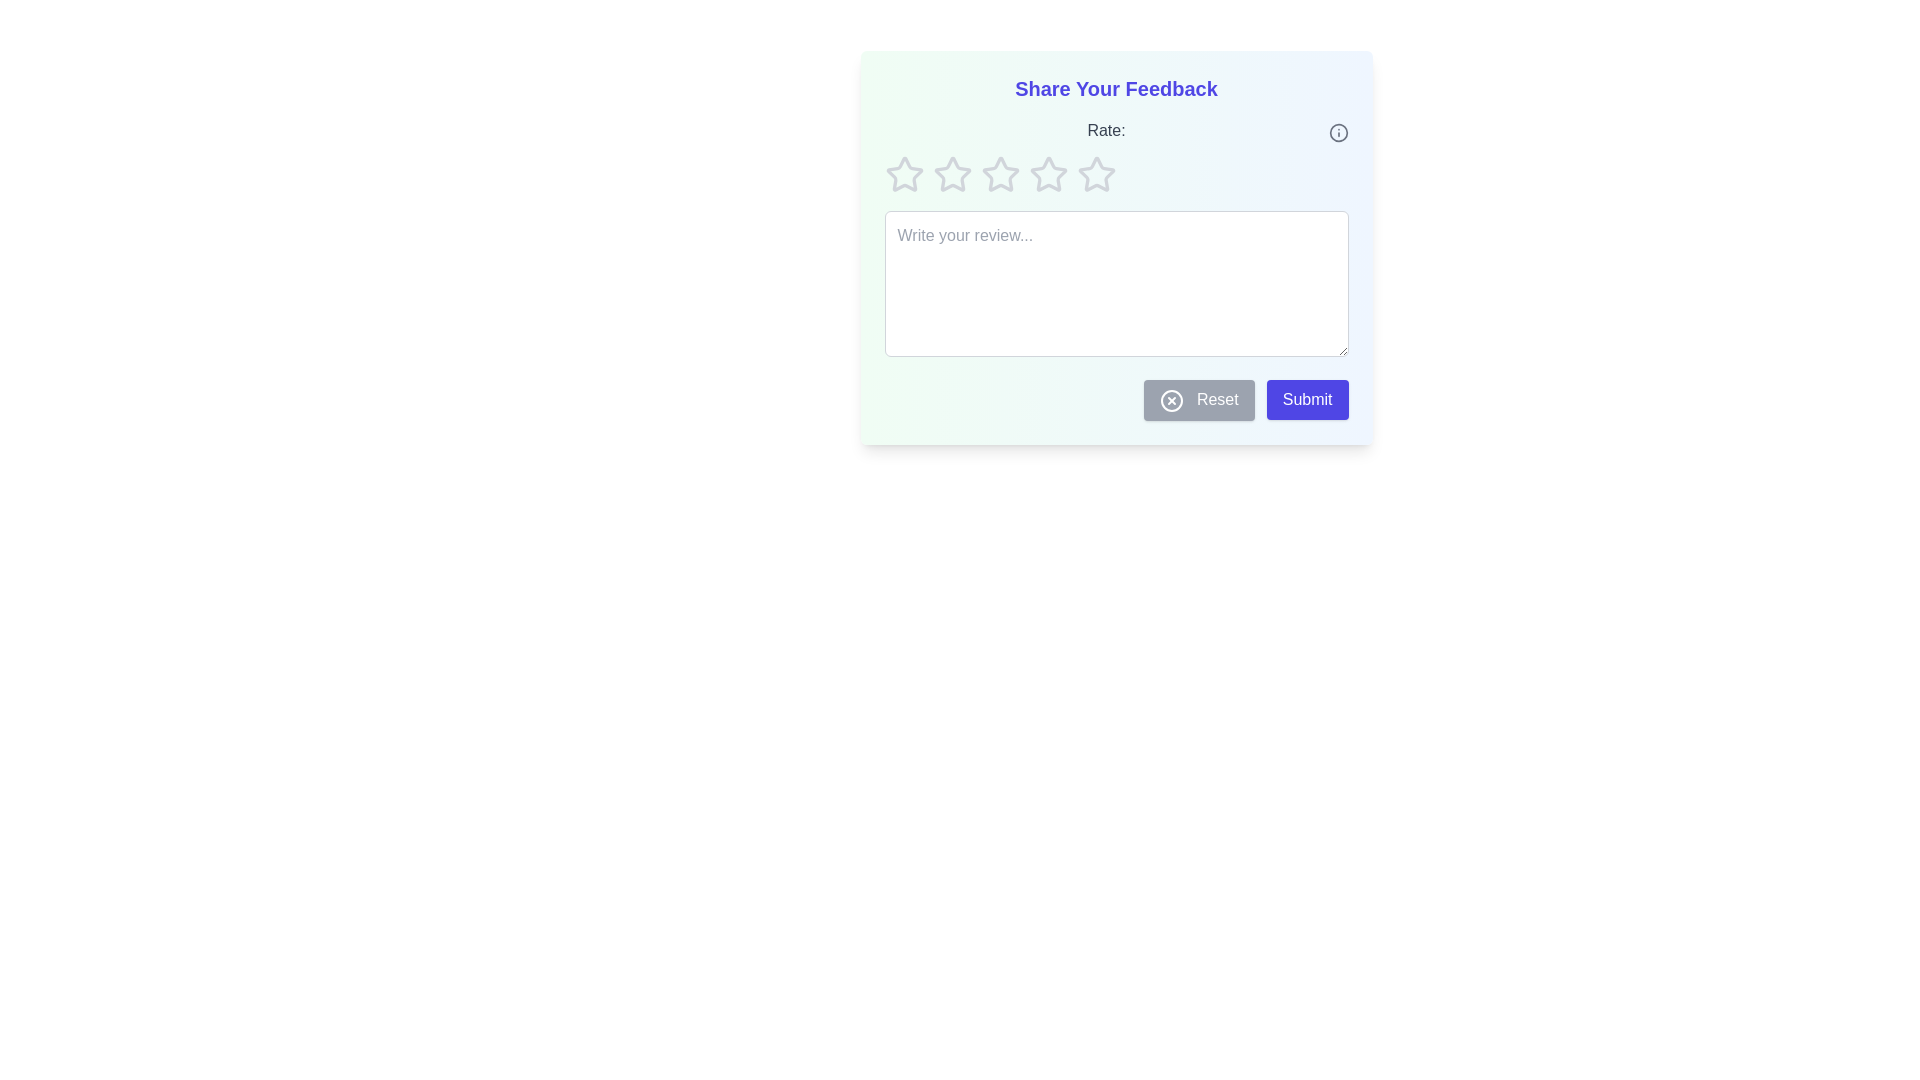 This screenshot has height=1080, width=1920. Describe the element at coordinates (903, 173) in the screenshot. I see `the star corresponding to 1 to preview the rating` at that location.